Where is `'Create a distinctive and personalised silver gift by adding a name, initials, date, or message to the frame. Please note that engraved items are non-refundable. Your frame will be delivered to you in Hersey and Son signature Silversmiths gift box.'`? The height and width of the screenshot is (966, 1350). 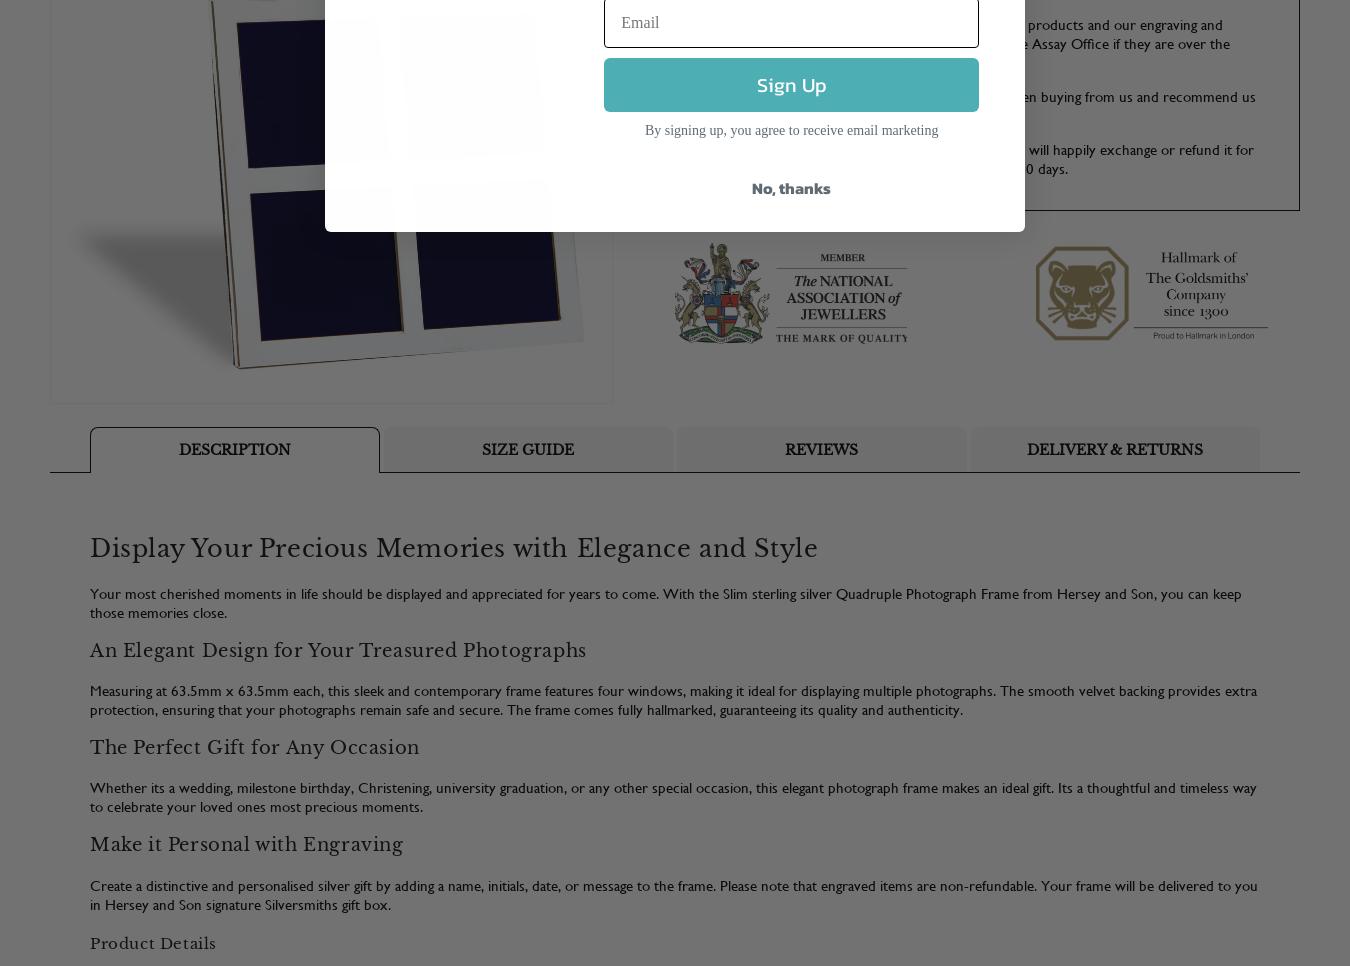 'Create a distinctive and personalised silver gift by adding a name, initials, date, or message to the frame. Please note that engraved items are non-refundable. Your frame will be delivered to you in Hersey and Son signature Silversmiths gift box.' is located at coordinates (674, 894).